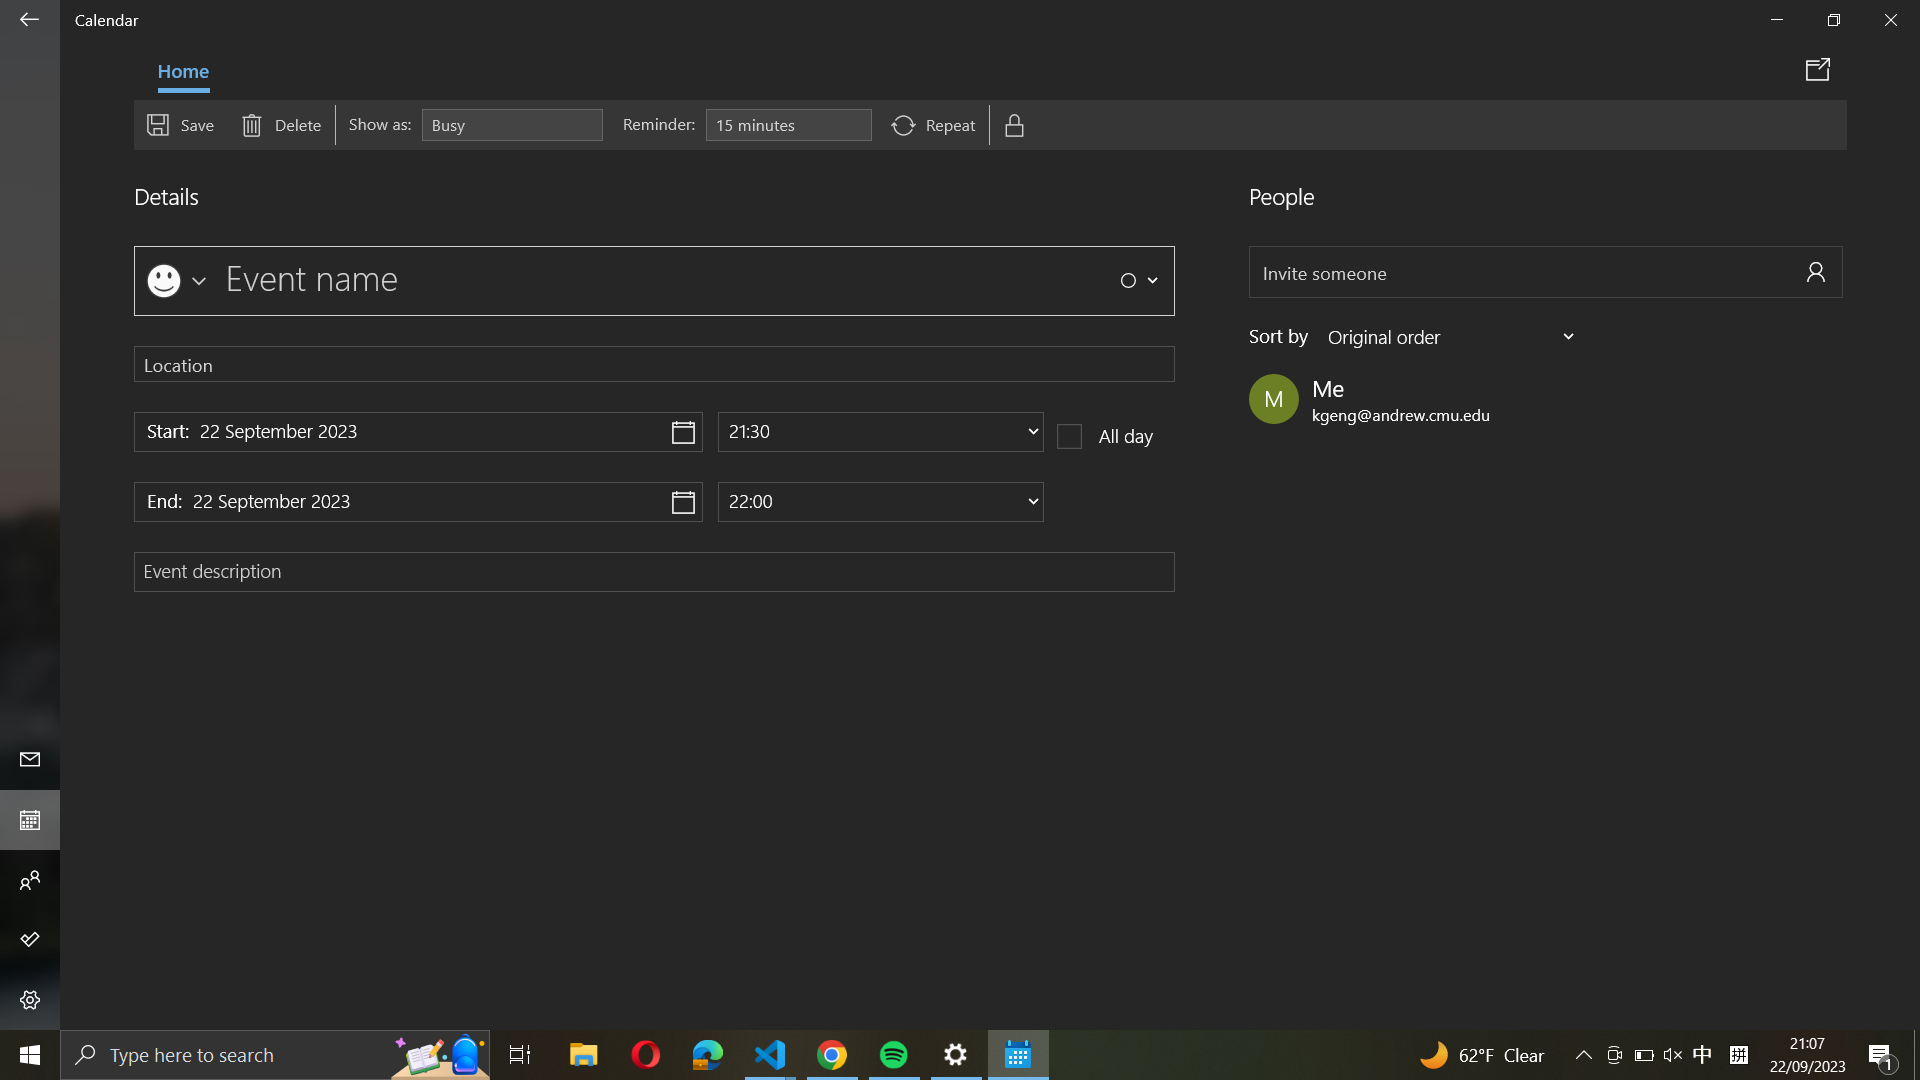 This screenshot has height=1080, width=1920. I want to click on Establish "22 December 2020" as the start date for the event, so click(417, 431).